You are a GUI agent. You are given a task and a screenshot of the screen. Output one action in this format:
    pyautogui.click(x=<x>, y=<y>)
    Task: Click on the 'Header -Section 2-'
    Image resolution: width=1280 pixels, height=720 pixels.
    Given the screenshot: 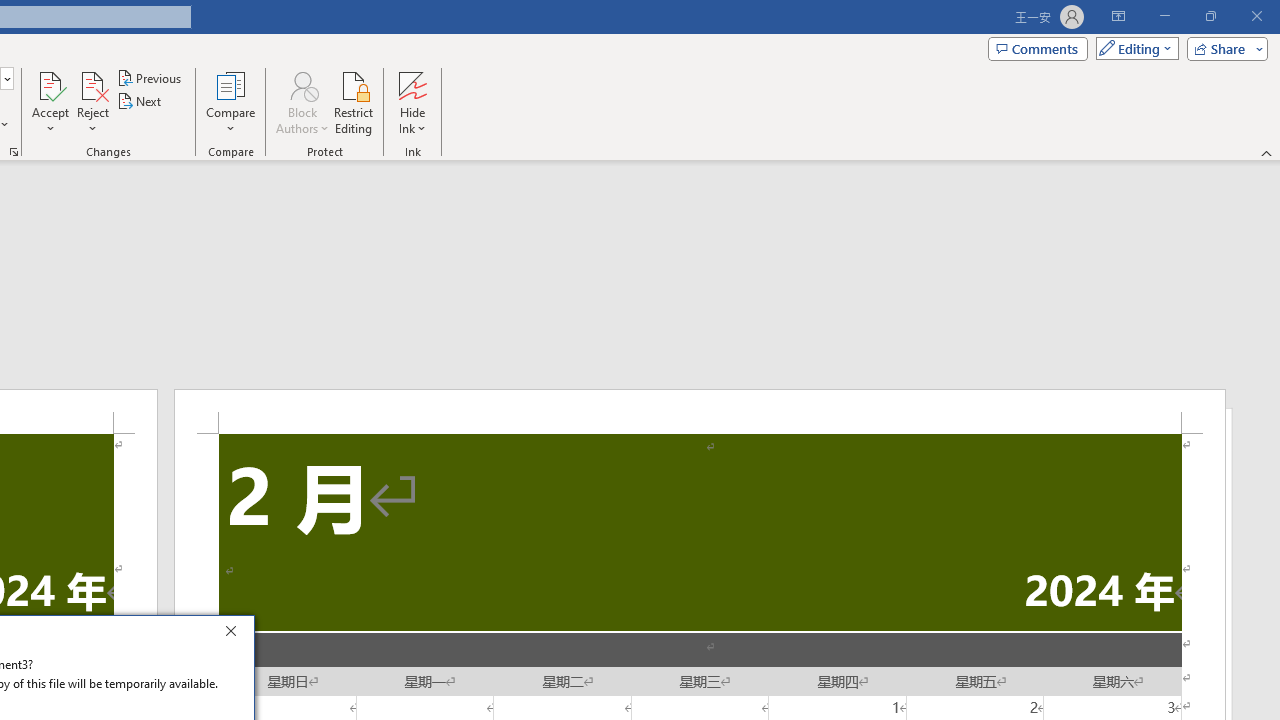 What is the action you would take?
    pyautogui.click(x=700, y=410)
    